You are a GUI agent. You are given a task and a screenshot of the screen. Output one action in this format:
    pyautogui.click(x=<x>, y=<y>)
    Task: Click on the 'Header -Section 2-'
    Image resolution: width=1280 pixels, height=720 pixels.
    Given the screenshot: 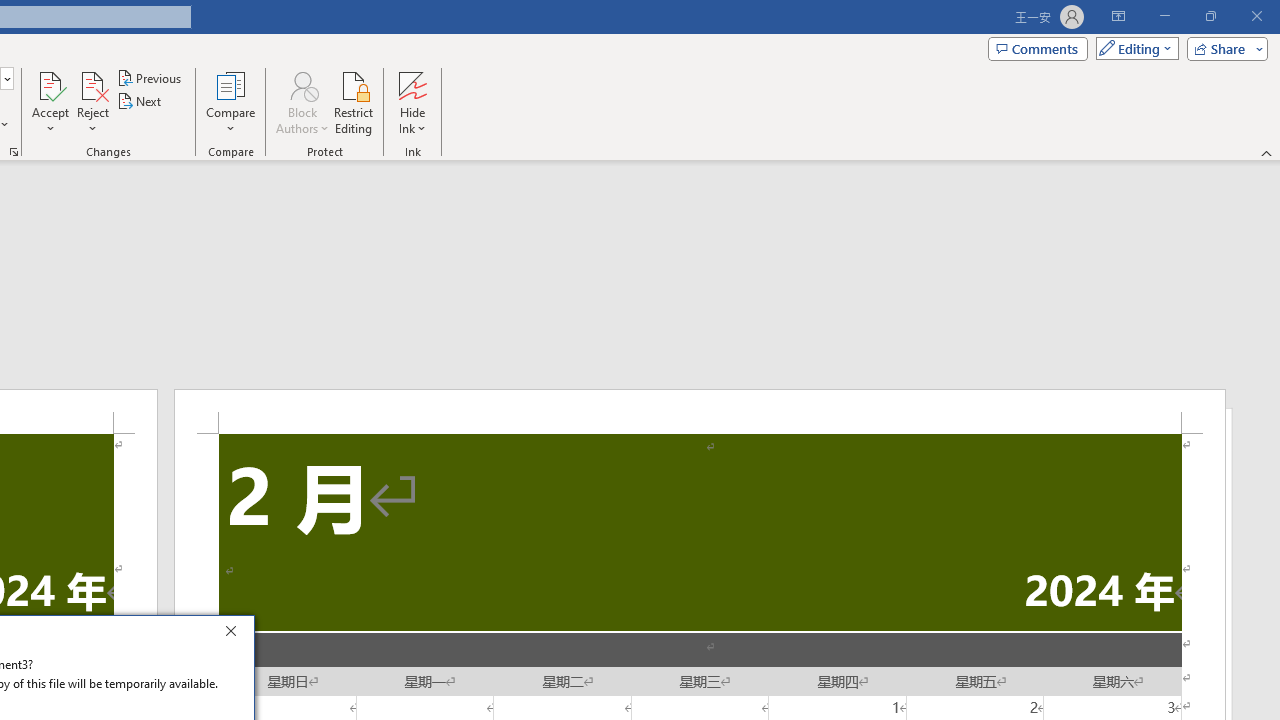 What is the action you would take?
    pyautogui.click(x=700, y=410)
    